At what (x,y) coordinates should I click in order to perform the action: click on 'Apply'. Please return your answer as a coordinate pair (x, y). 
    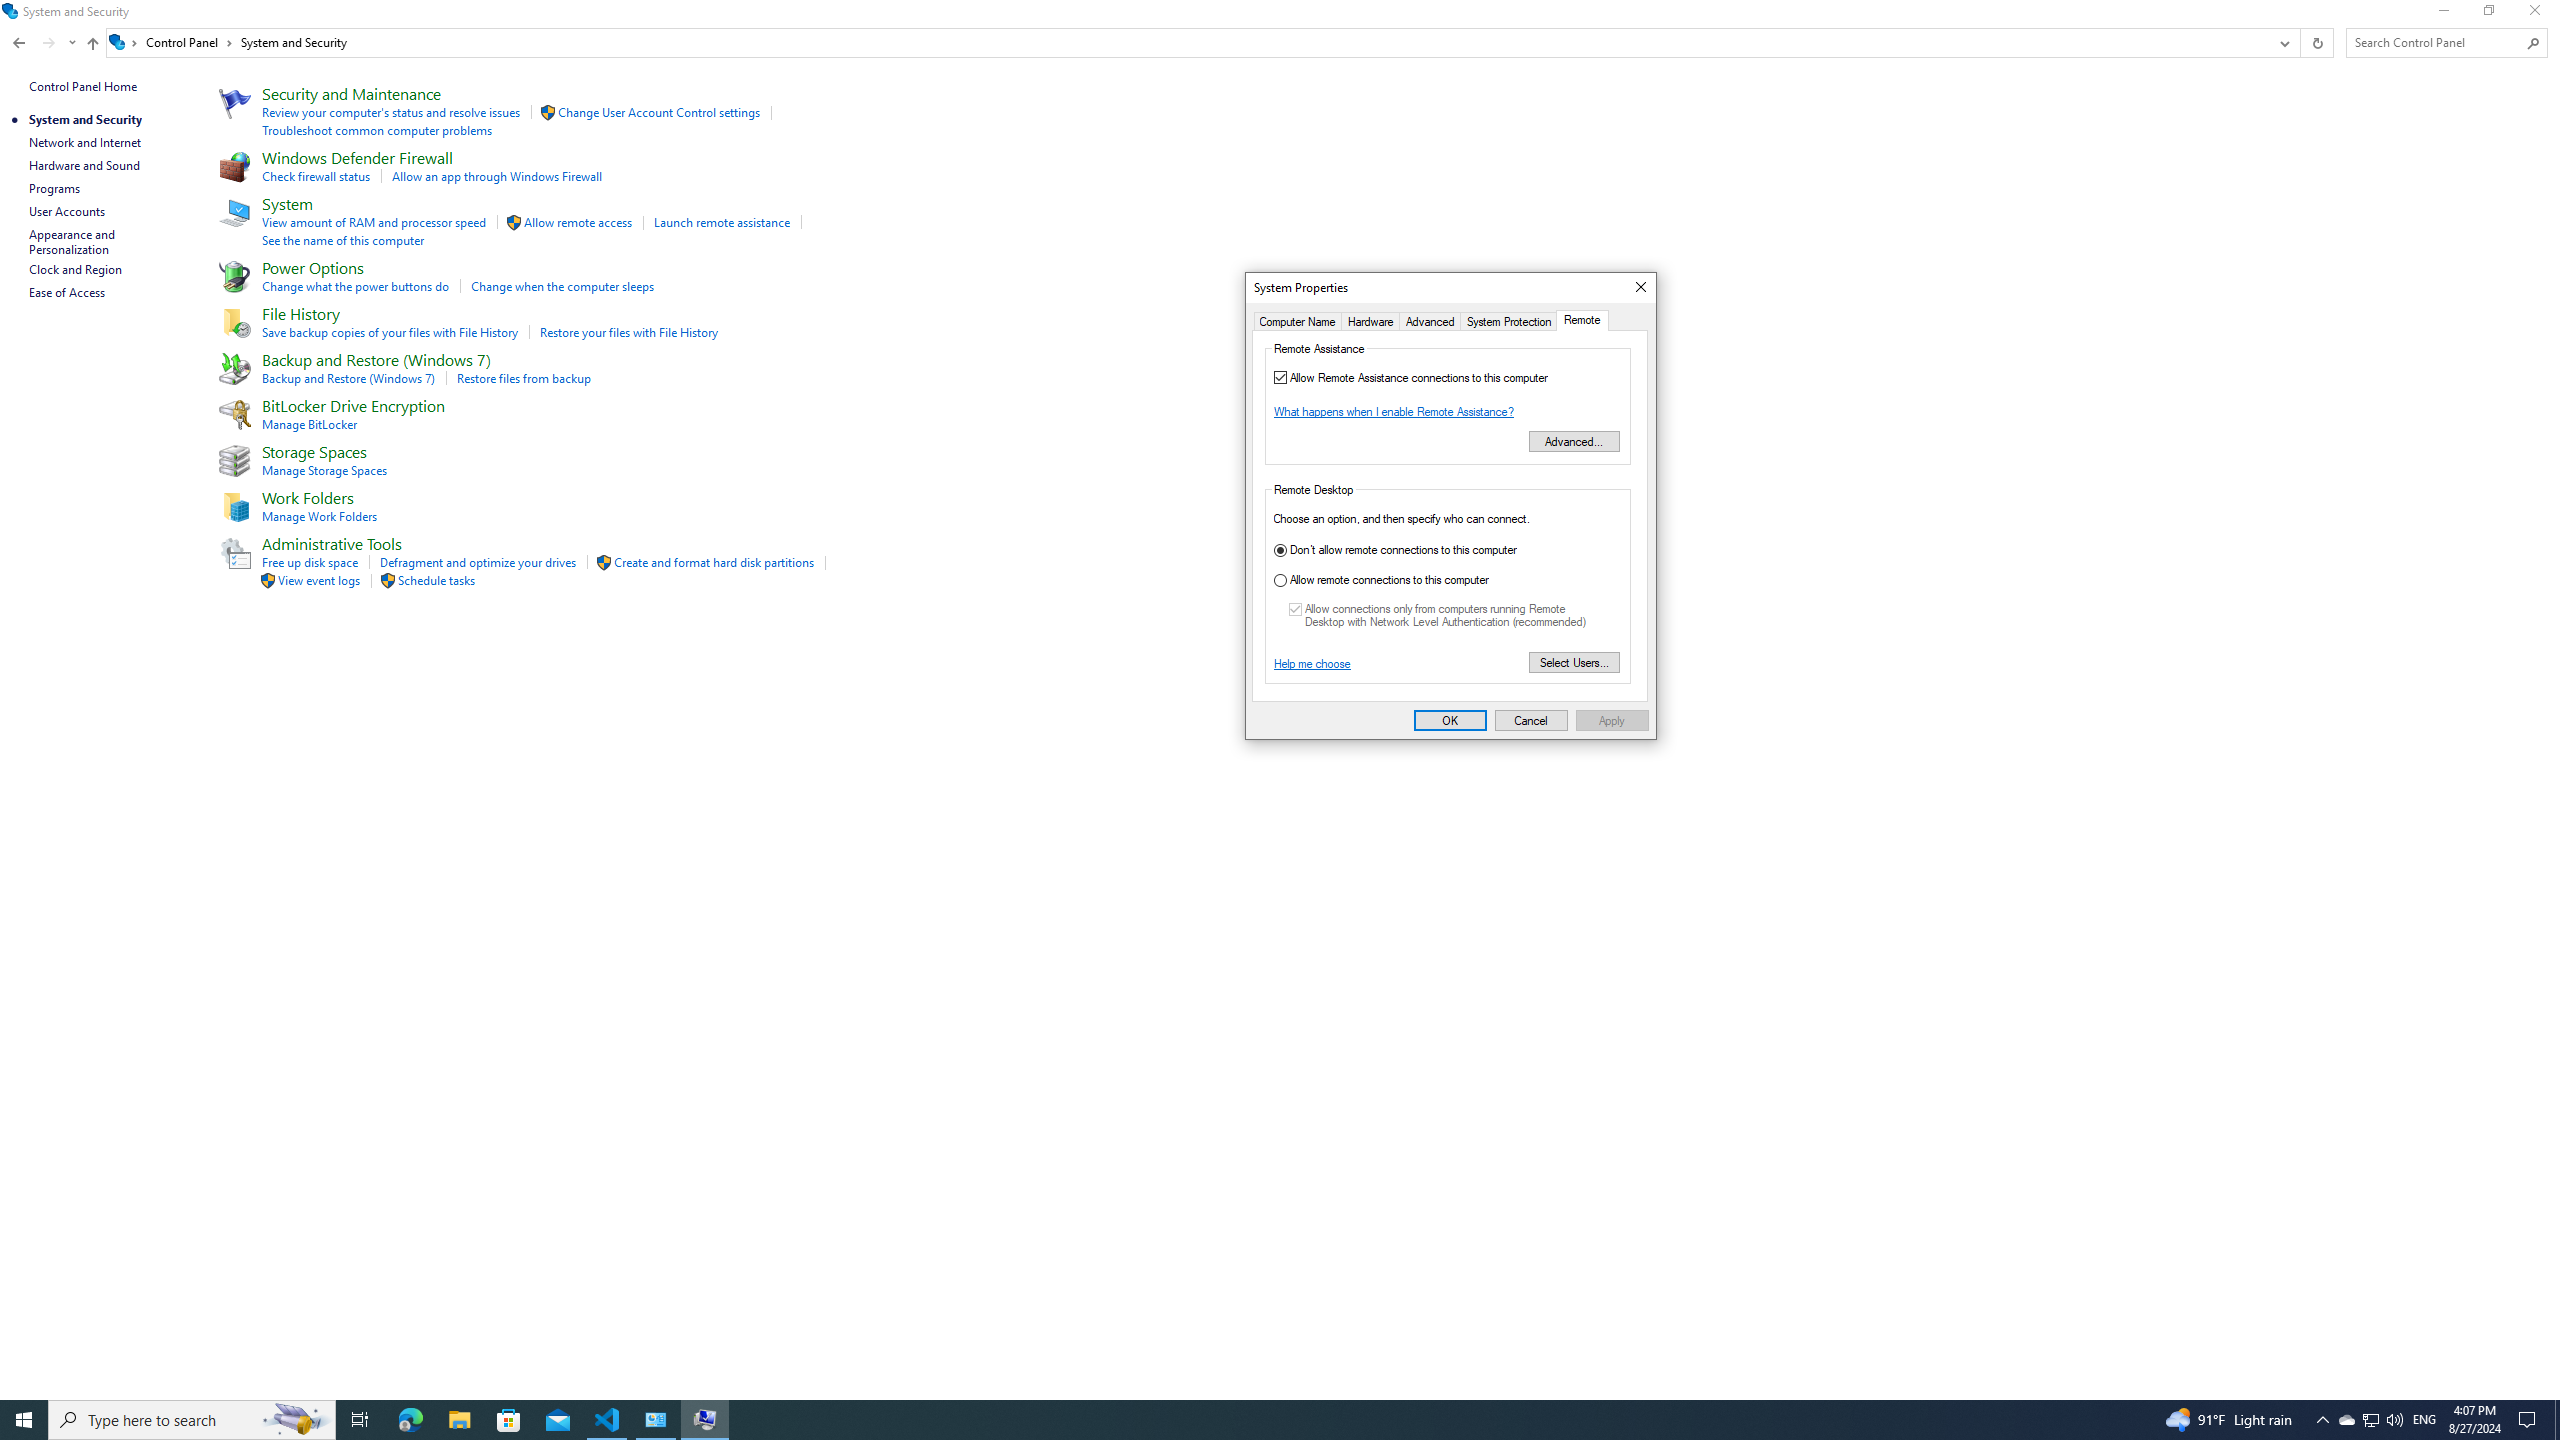
    Looking at the image, I should click on (1611, 720).